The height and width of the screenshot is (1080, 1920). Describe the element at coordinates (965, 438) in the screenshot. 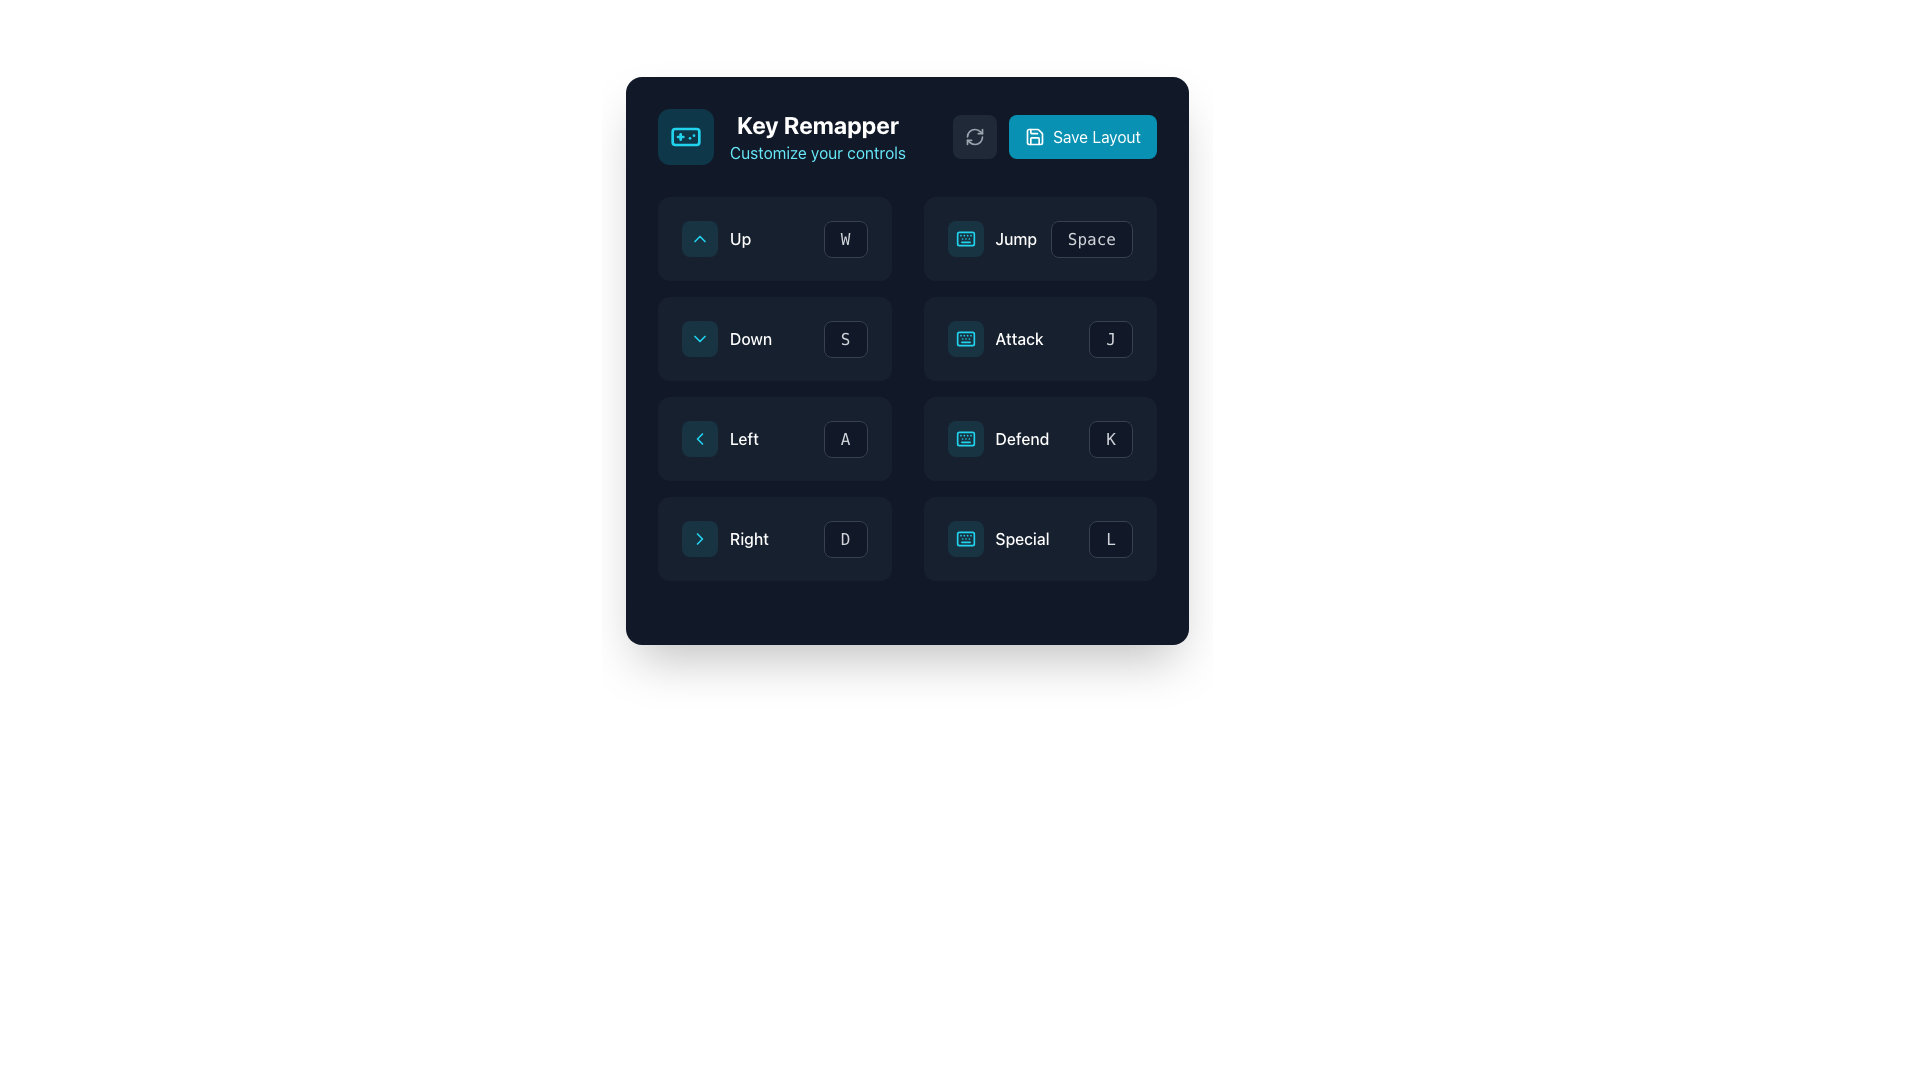

I see `the 'Defend' action icon, which visually represents a key on the keyboard and is located in the middle-right area of the grid structure` at that location.